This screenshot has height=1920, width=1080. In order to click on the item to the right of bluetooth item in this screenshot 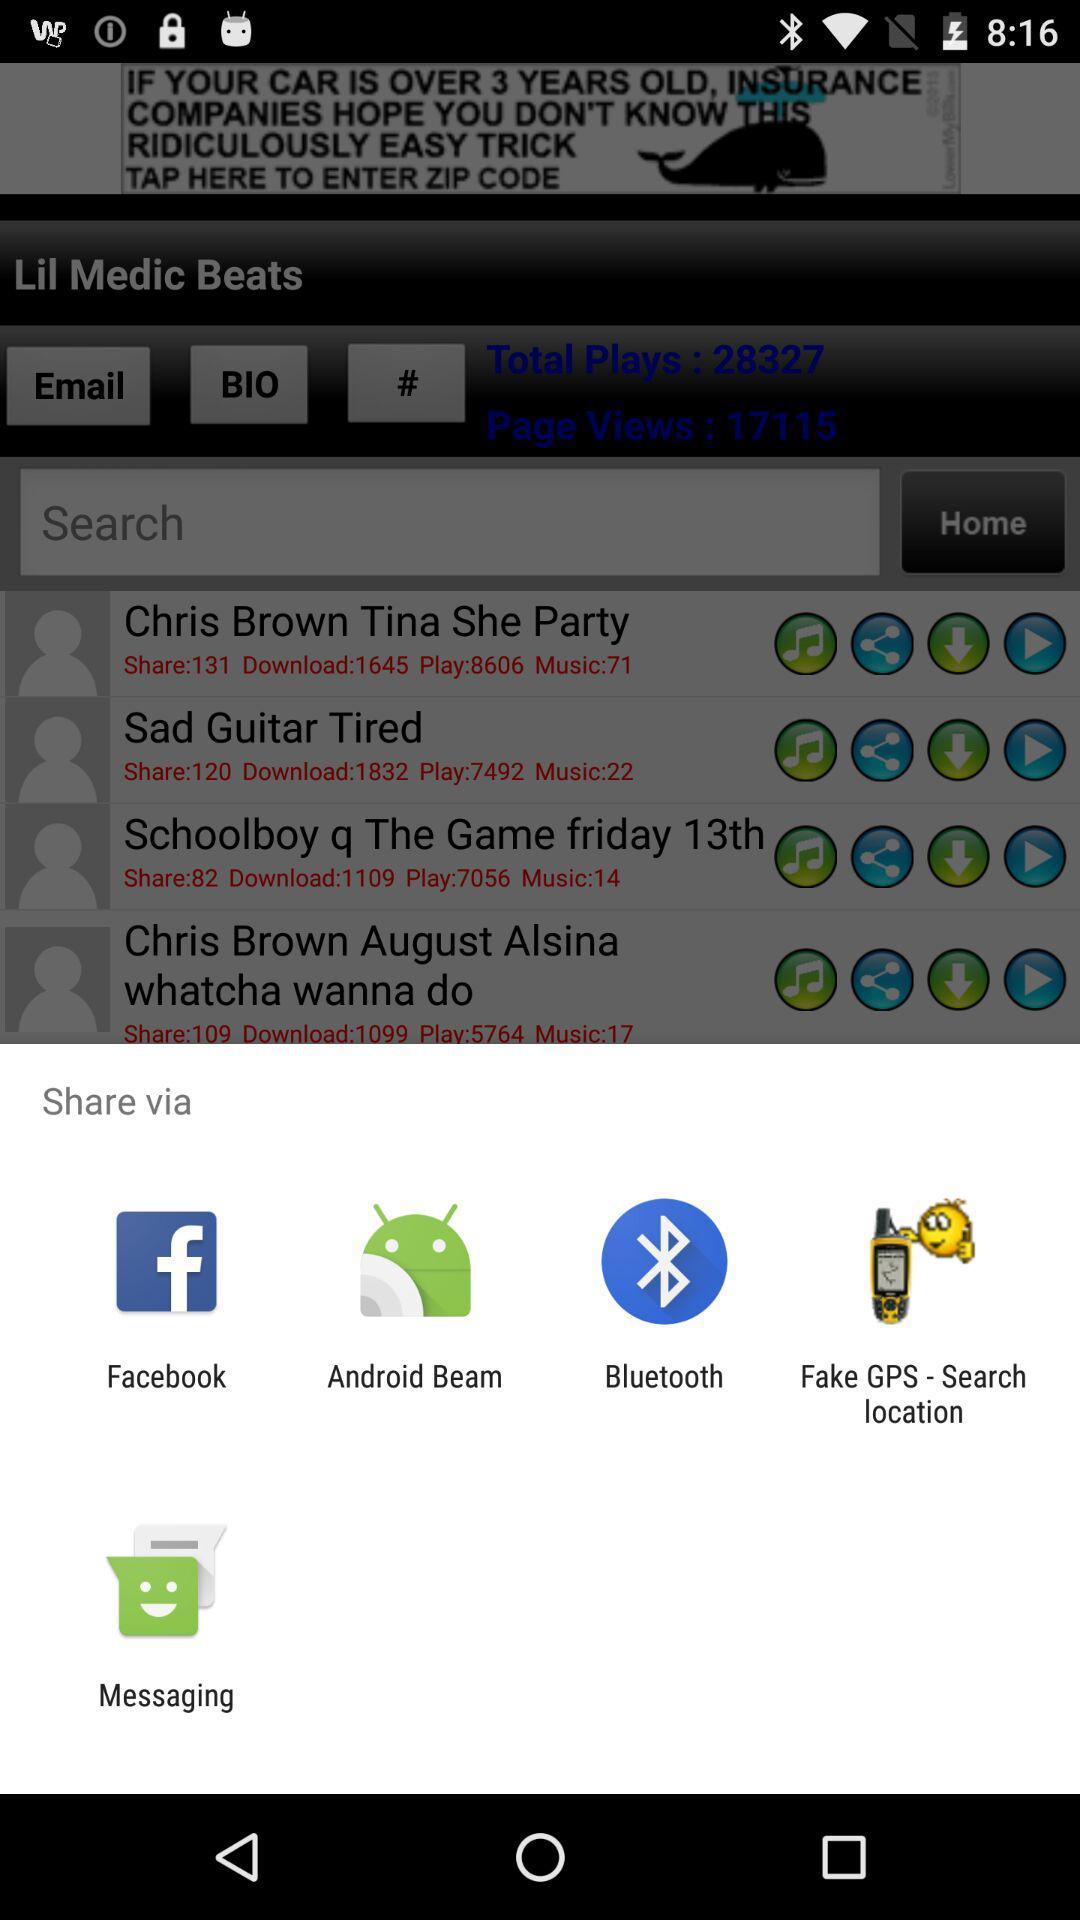, I will do `click(913, 1392)`.